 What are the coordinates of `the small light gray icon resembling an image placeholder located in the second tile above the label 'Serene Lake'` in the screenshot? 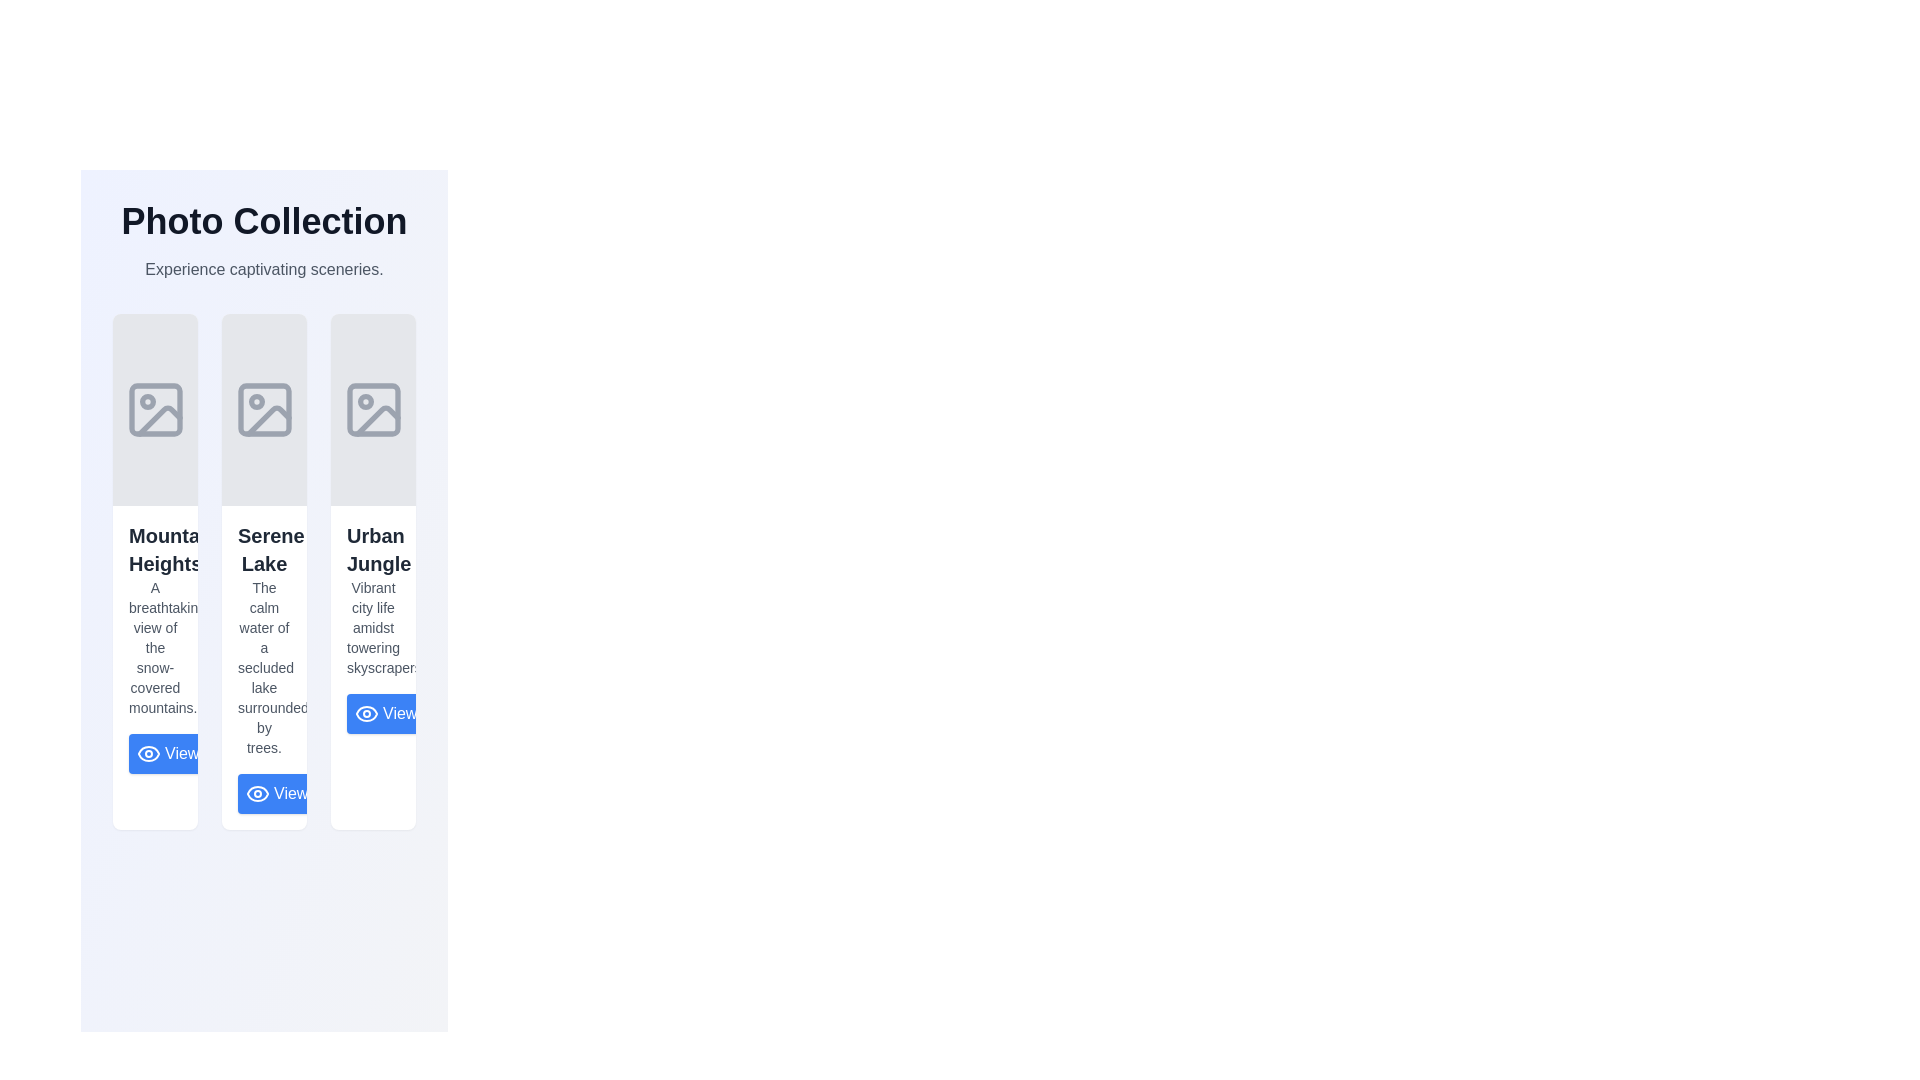 It's located at (263, 408).